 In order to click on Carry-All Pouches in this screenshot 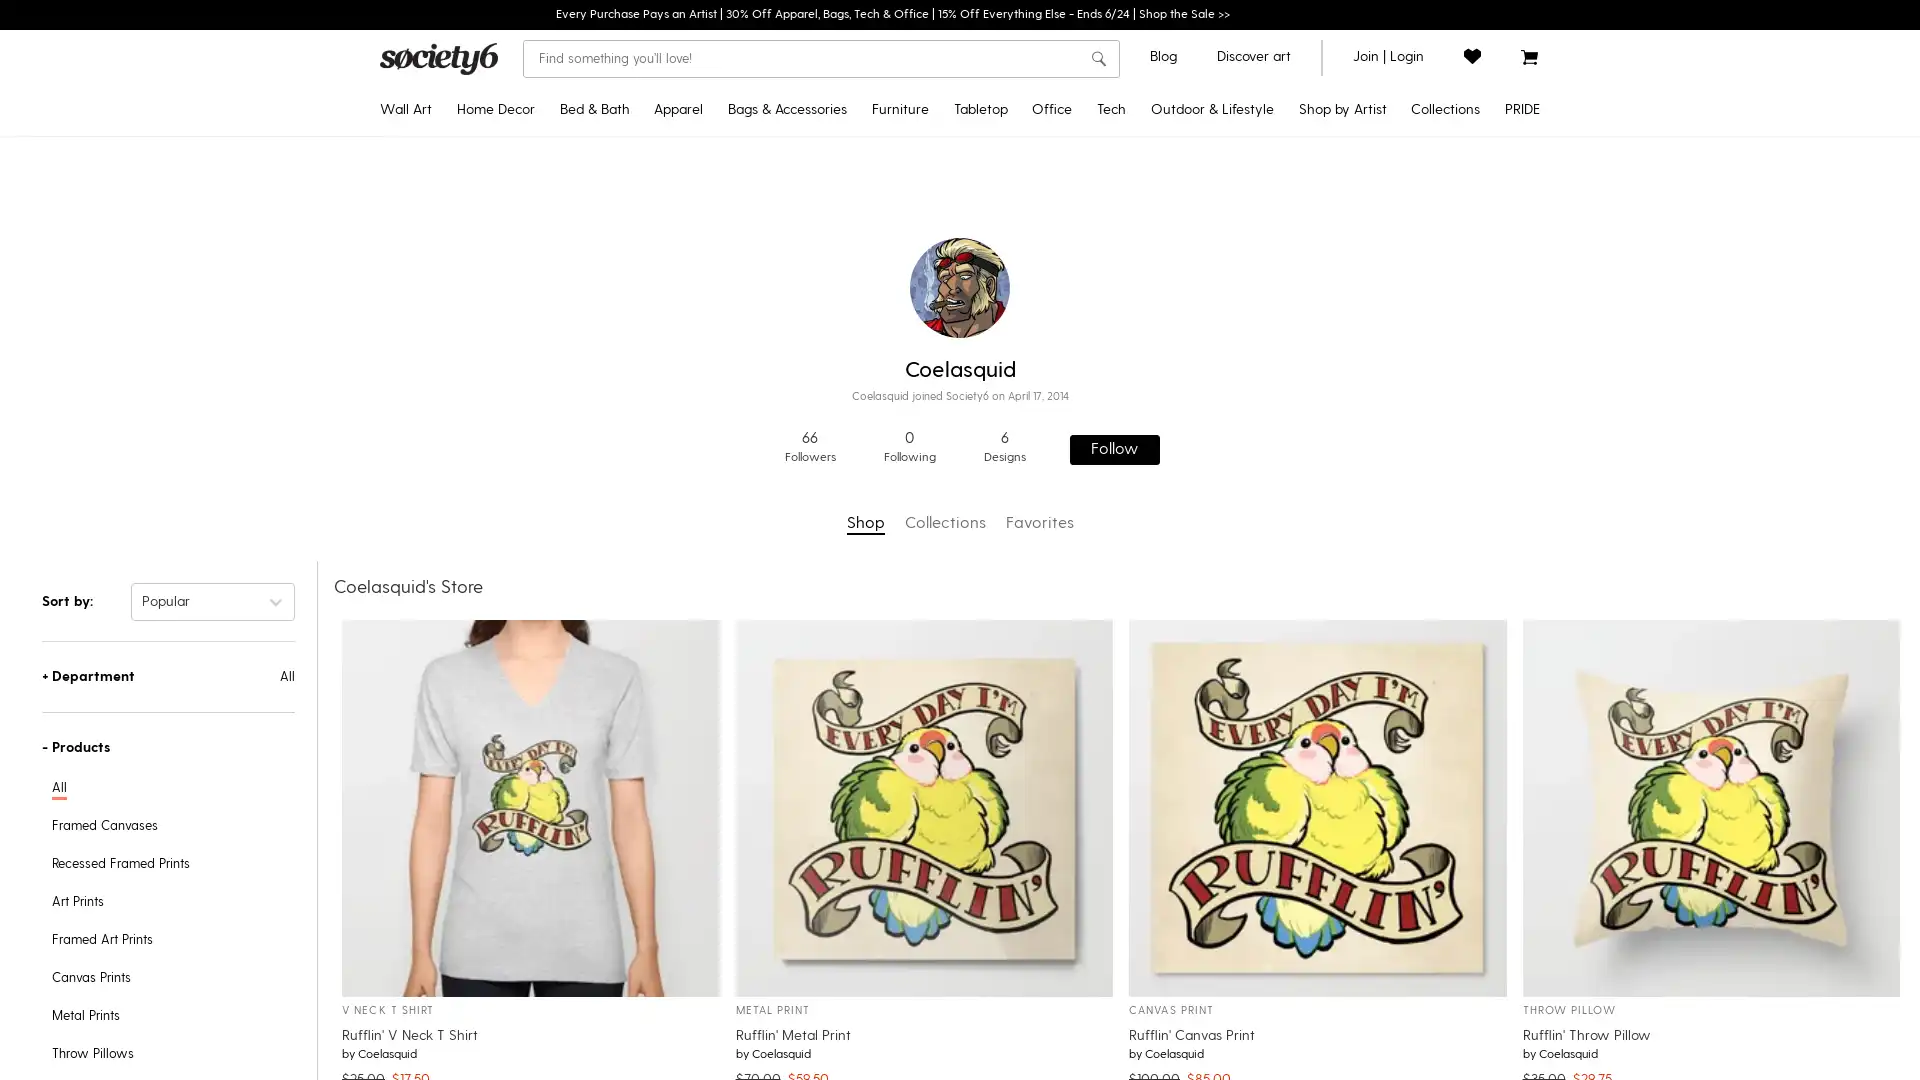, I will do `click(801, 192)`.